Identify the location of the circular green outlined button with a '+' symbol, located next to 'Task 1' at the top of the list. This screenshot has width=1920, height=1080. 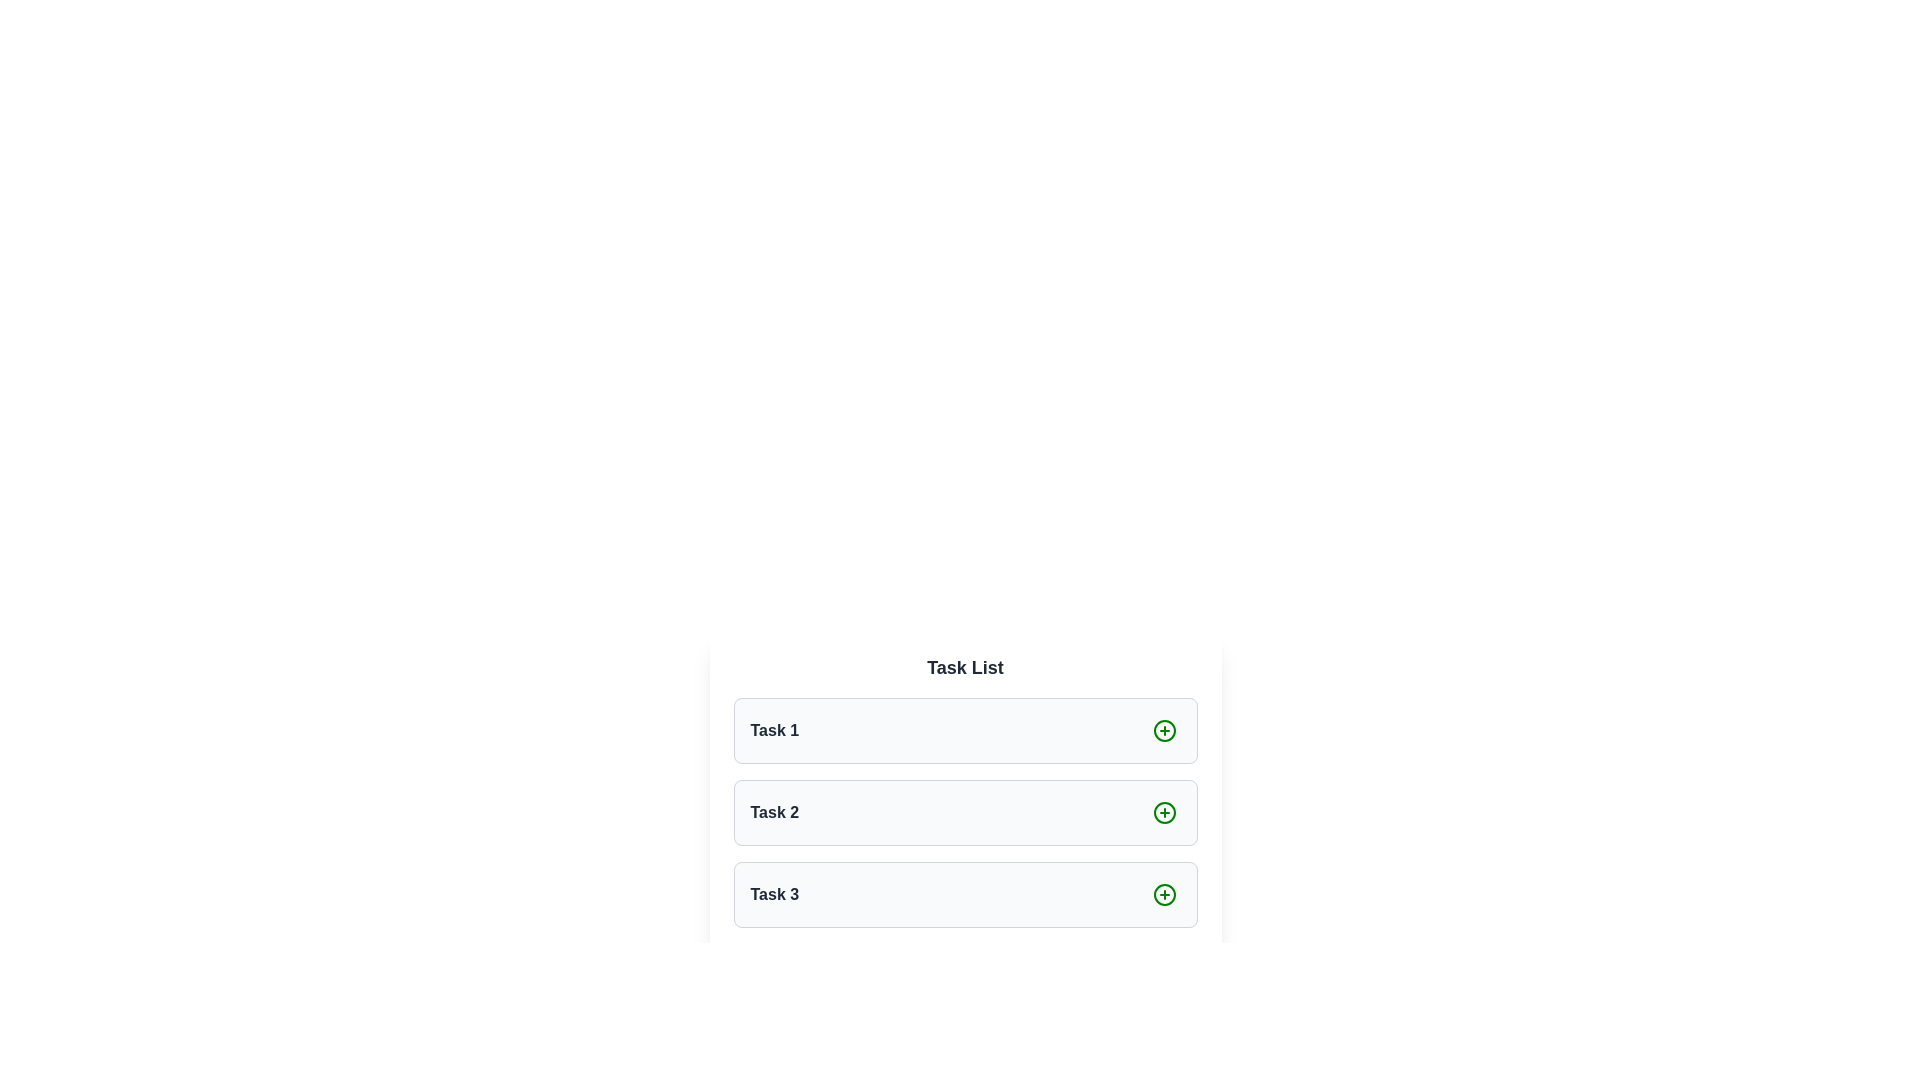
(1164, 731).